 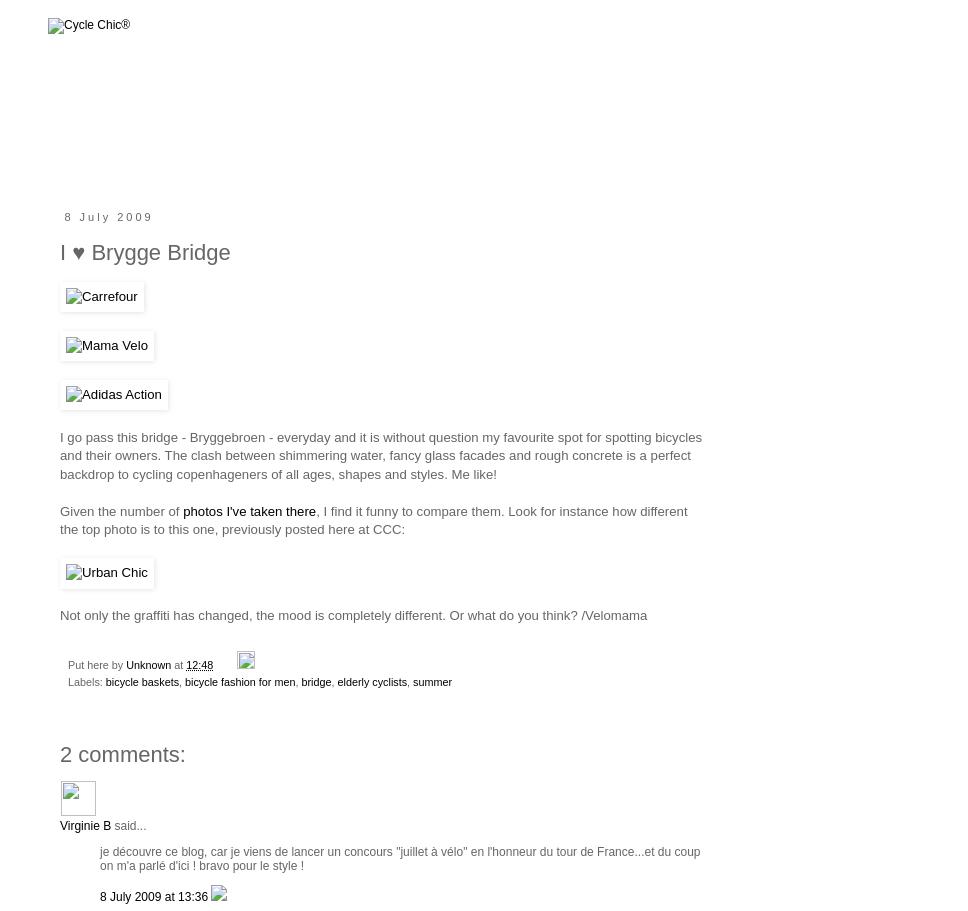 What do you see at coordinates (85, 825) in the screenshot?
I see `'Virginie B'` at bounding box center [85, 825].